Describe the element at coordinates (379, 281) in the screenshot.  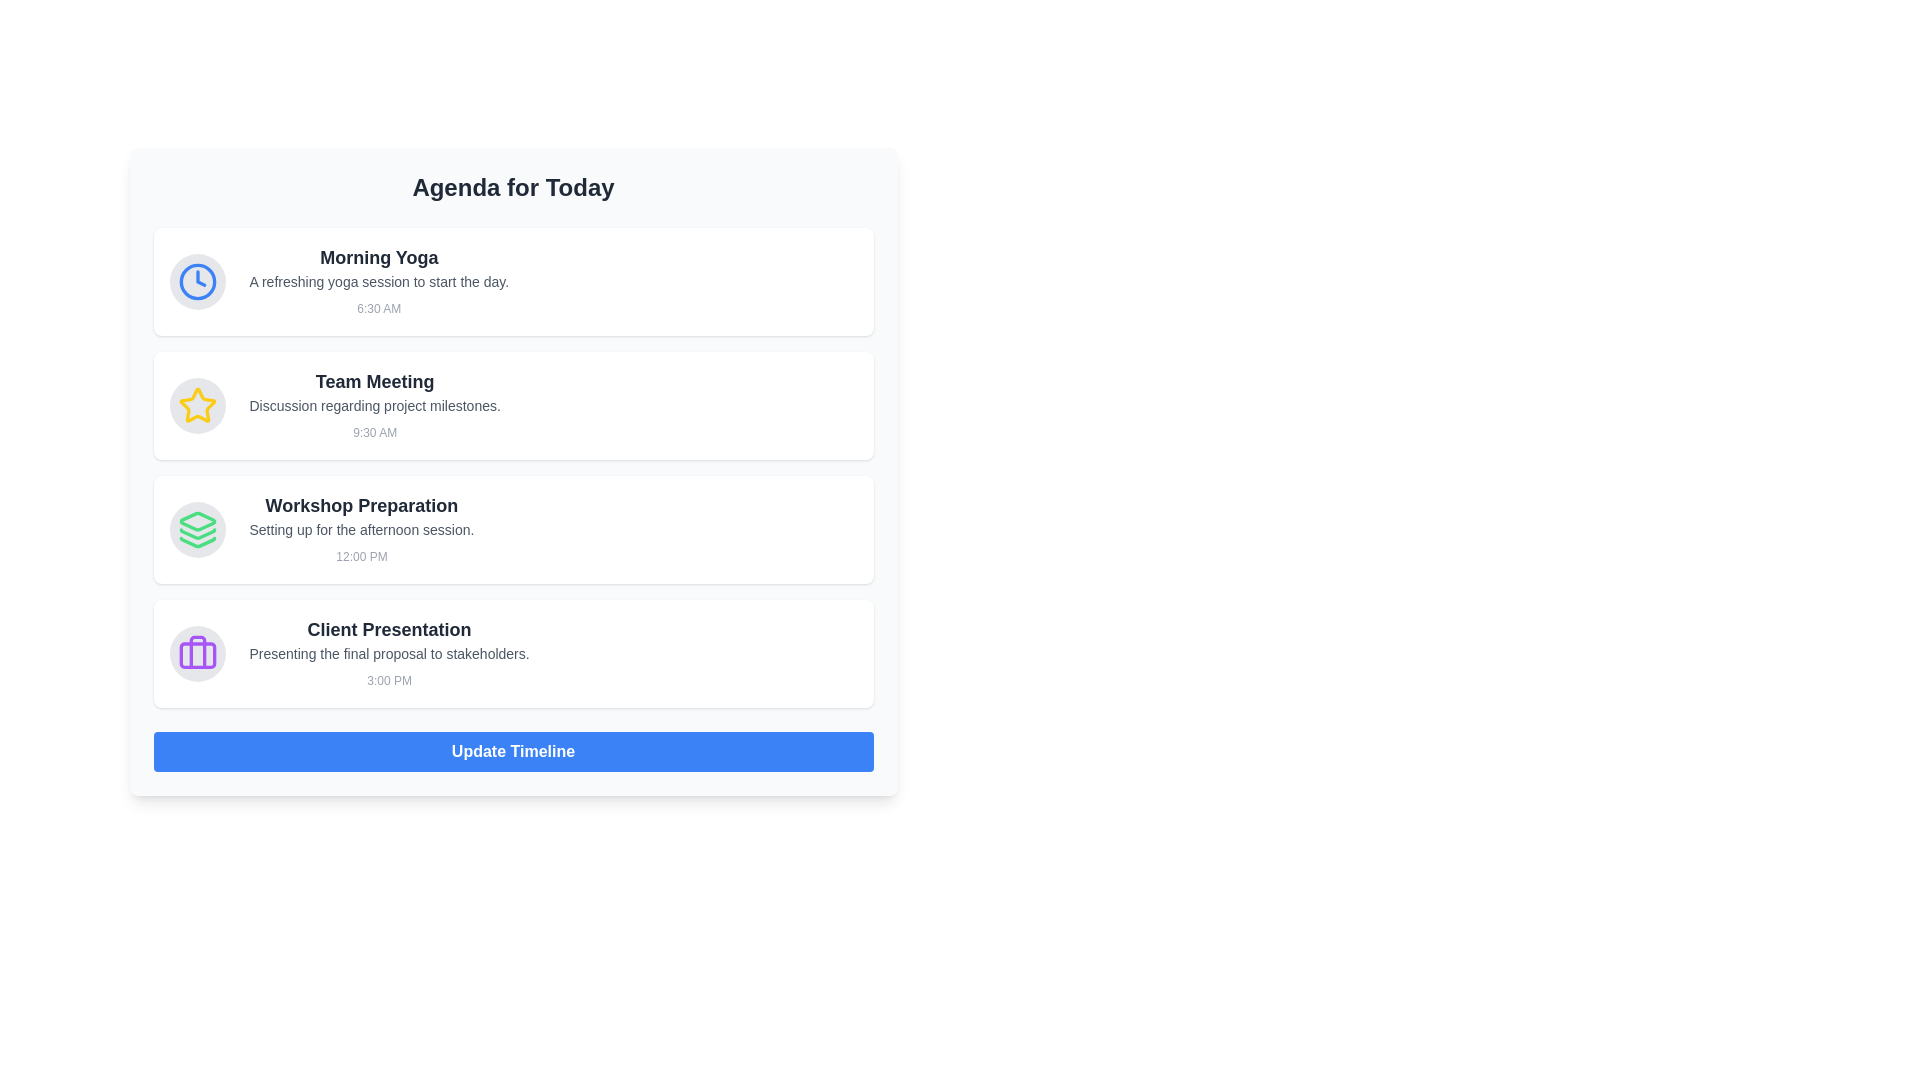
I see `the multi-line text element titled 'Morning Yoga' to edit its content` at that location.